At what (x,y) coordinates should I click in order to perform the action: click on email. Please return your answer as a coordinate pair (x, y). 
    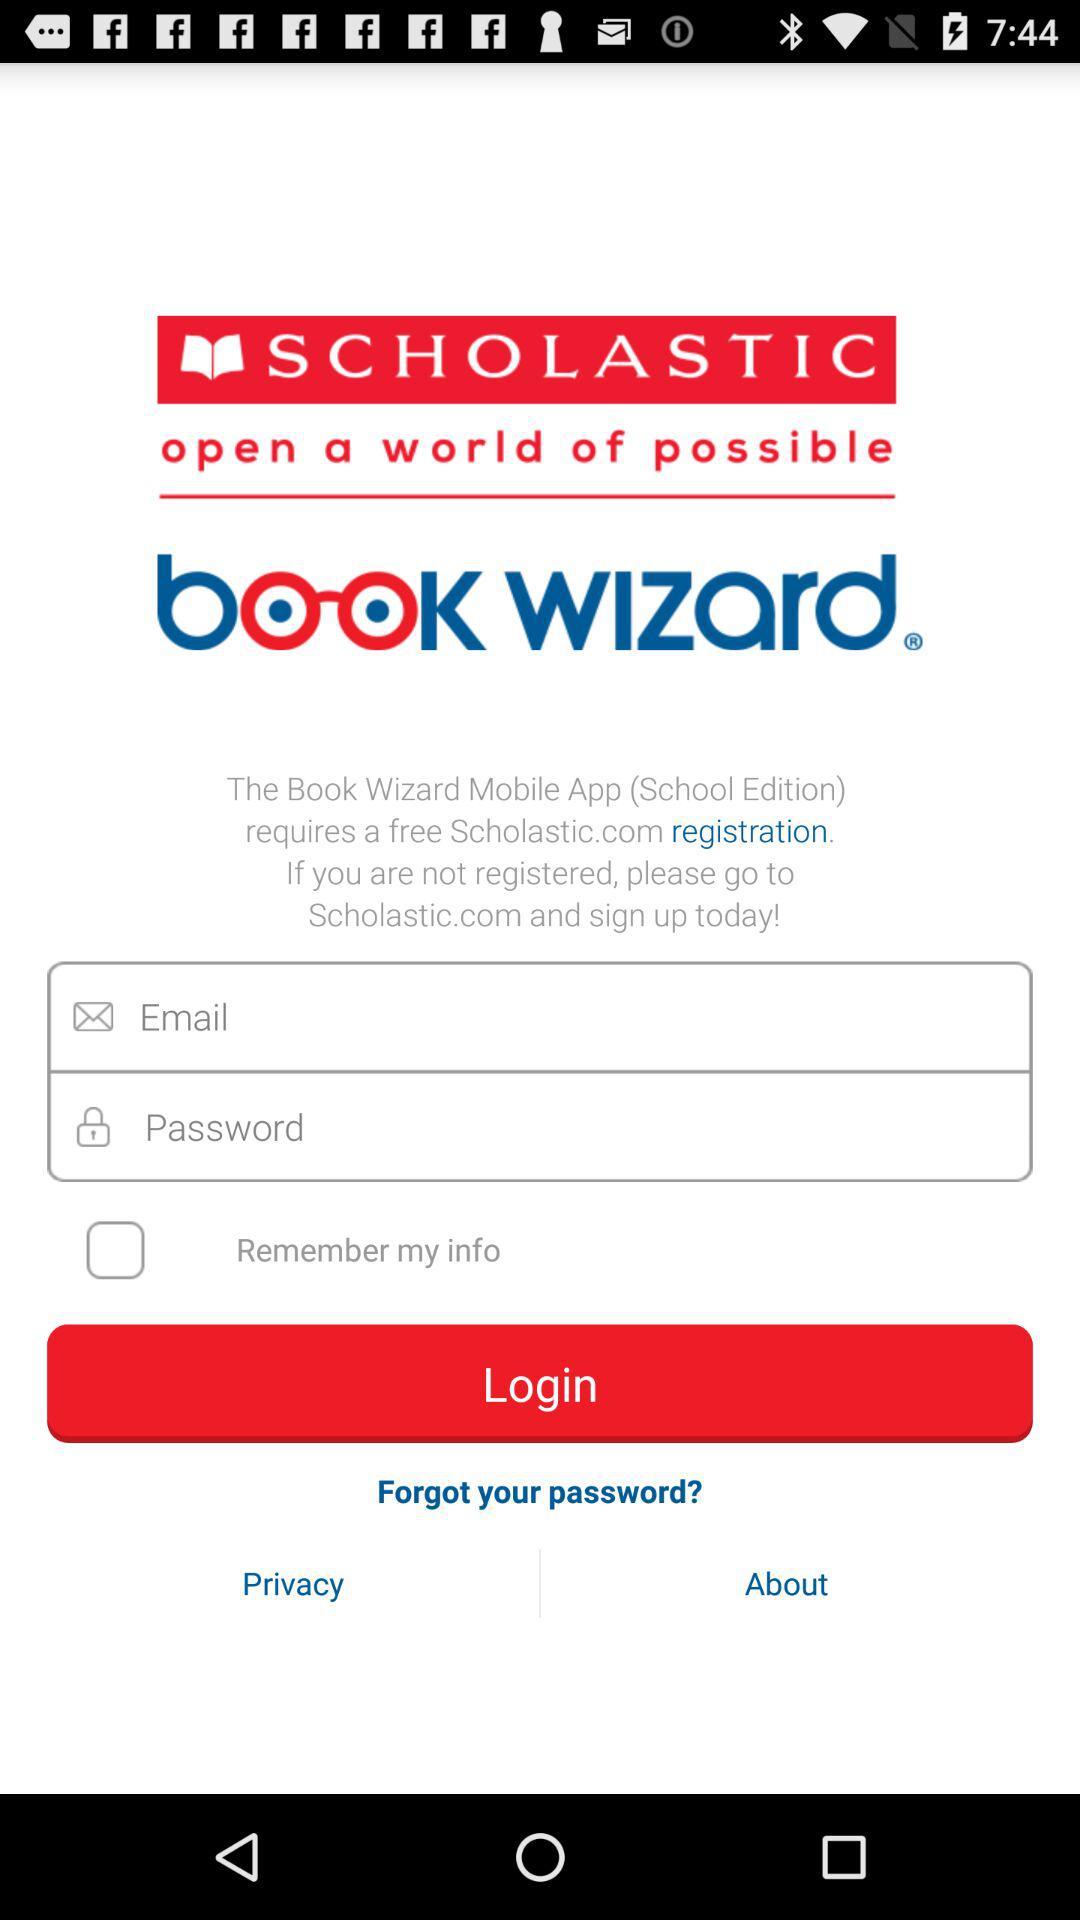
    Looking at the image, I should click on (540, 1016).